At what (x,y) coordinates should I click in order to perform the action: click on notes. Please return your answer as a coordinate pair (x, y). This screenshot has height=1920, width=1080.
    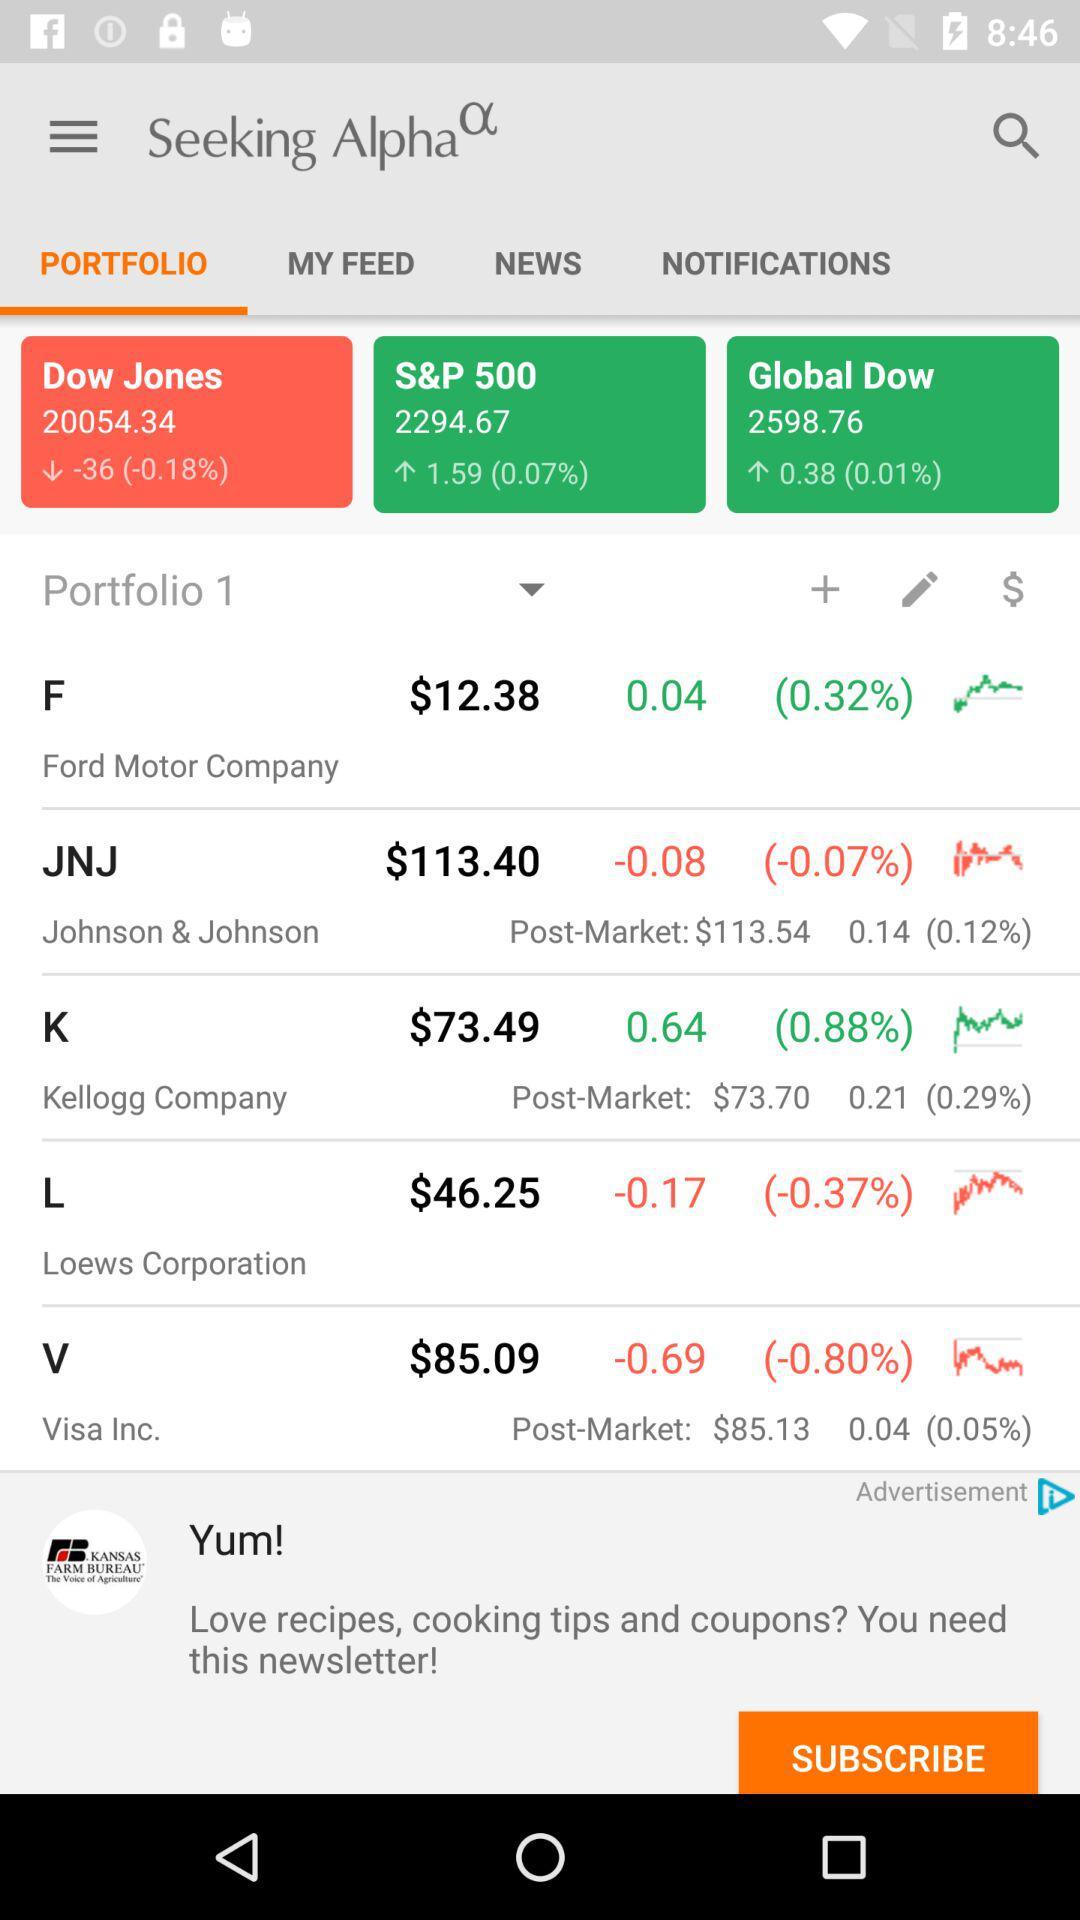
    Looking at the image, I should click on (919, 587).